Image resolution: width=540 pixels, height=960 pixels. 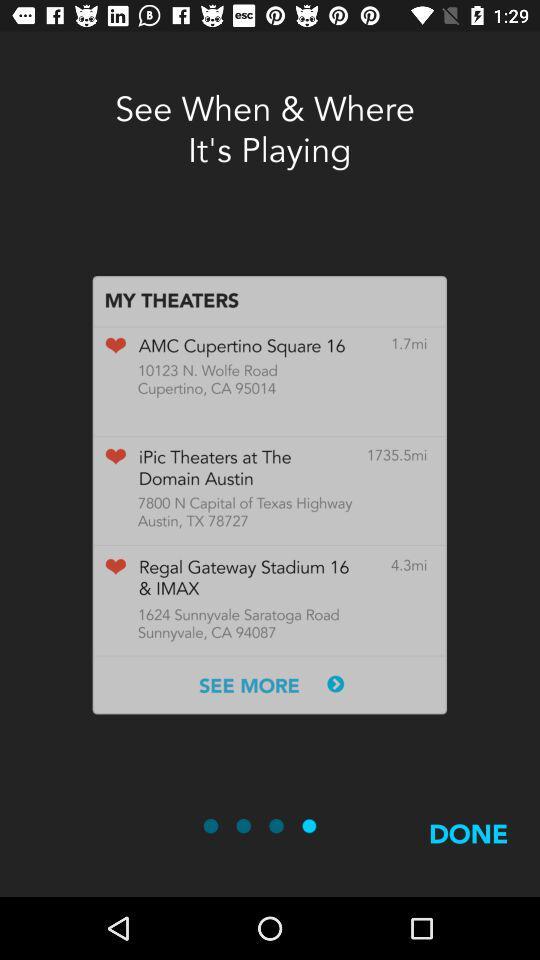 I want to click on icon below the see when where icon, so click(x=269, y=494).